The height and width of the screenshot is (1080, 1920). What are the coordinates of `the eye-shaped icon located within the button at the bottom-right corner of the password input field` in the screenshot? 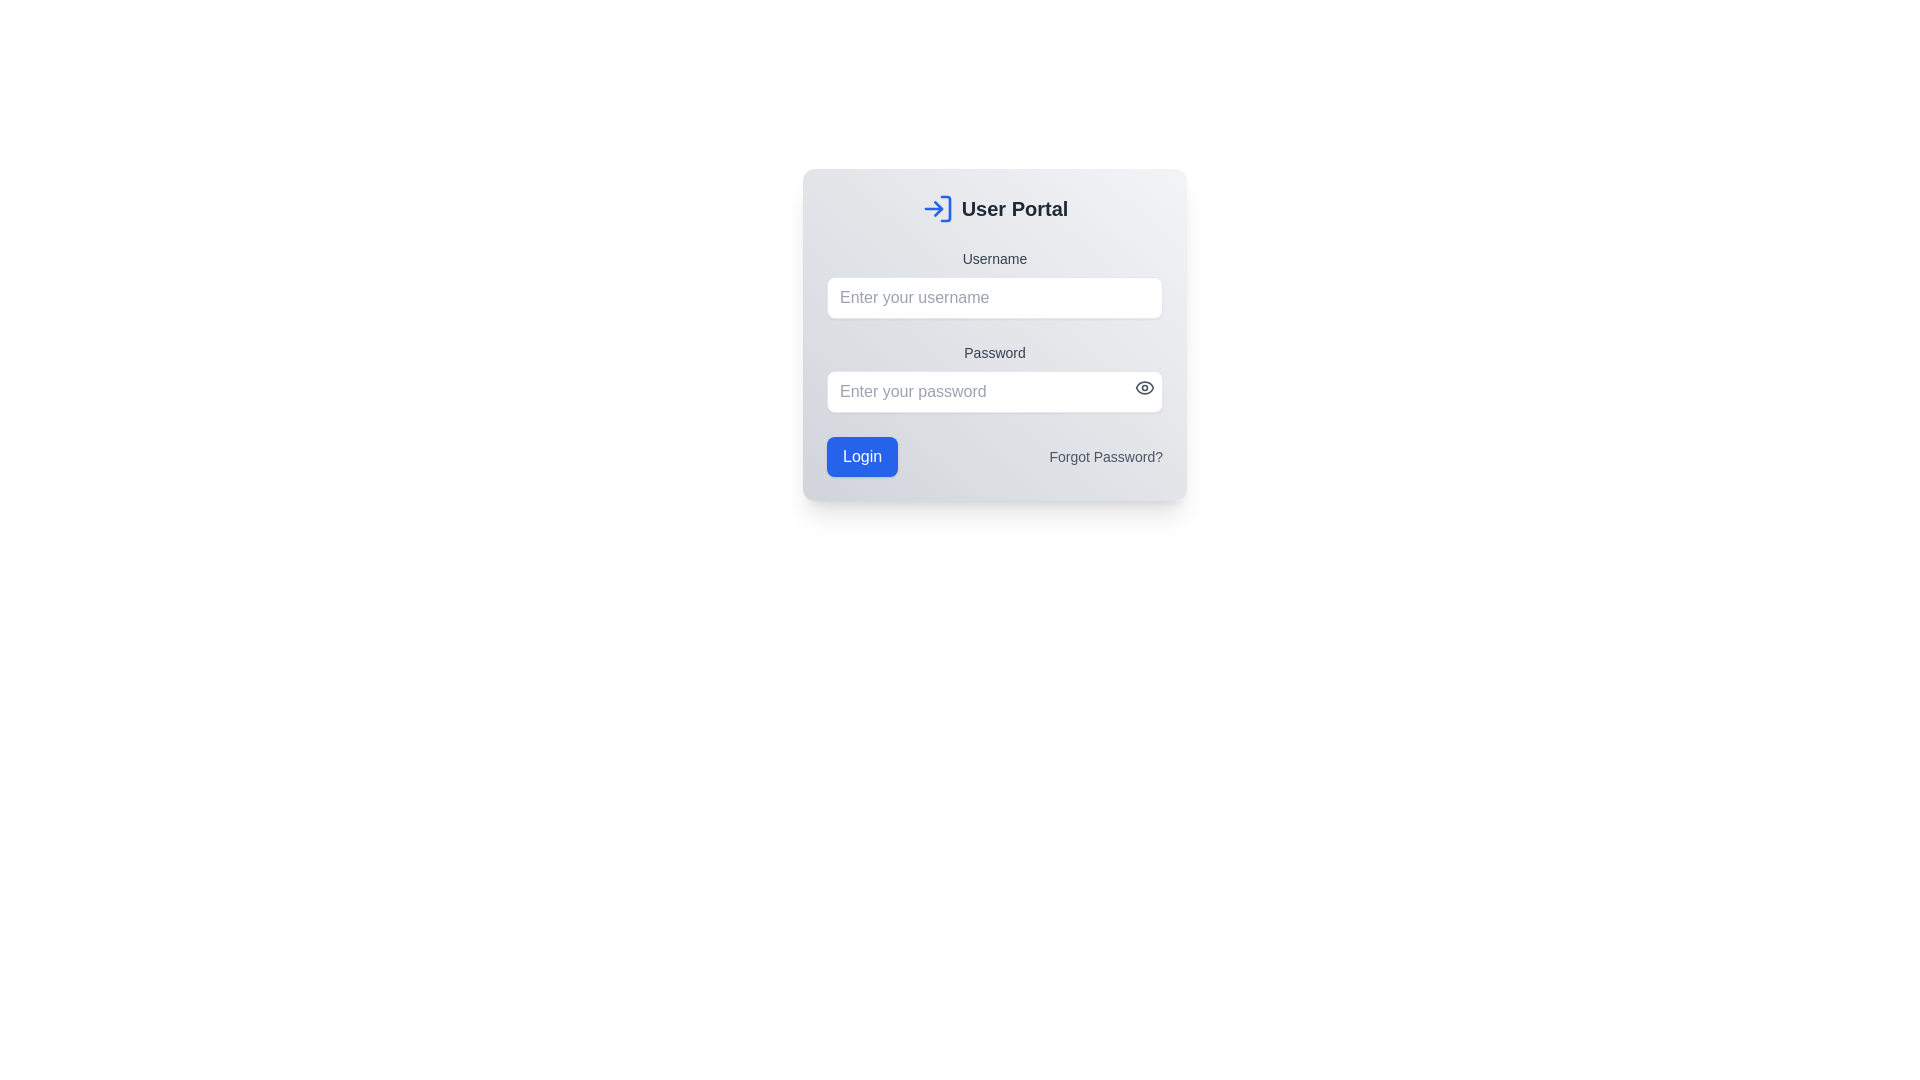 It's located at (1145, 388).